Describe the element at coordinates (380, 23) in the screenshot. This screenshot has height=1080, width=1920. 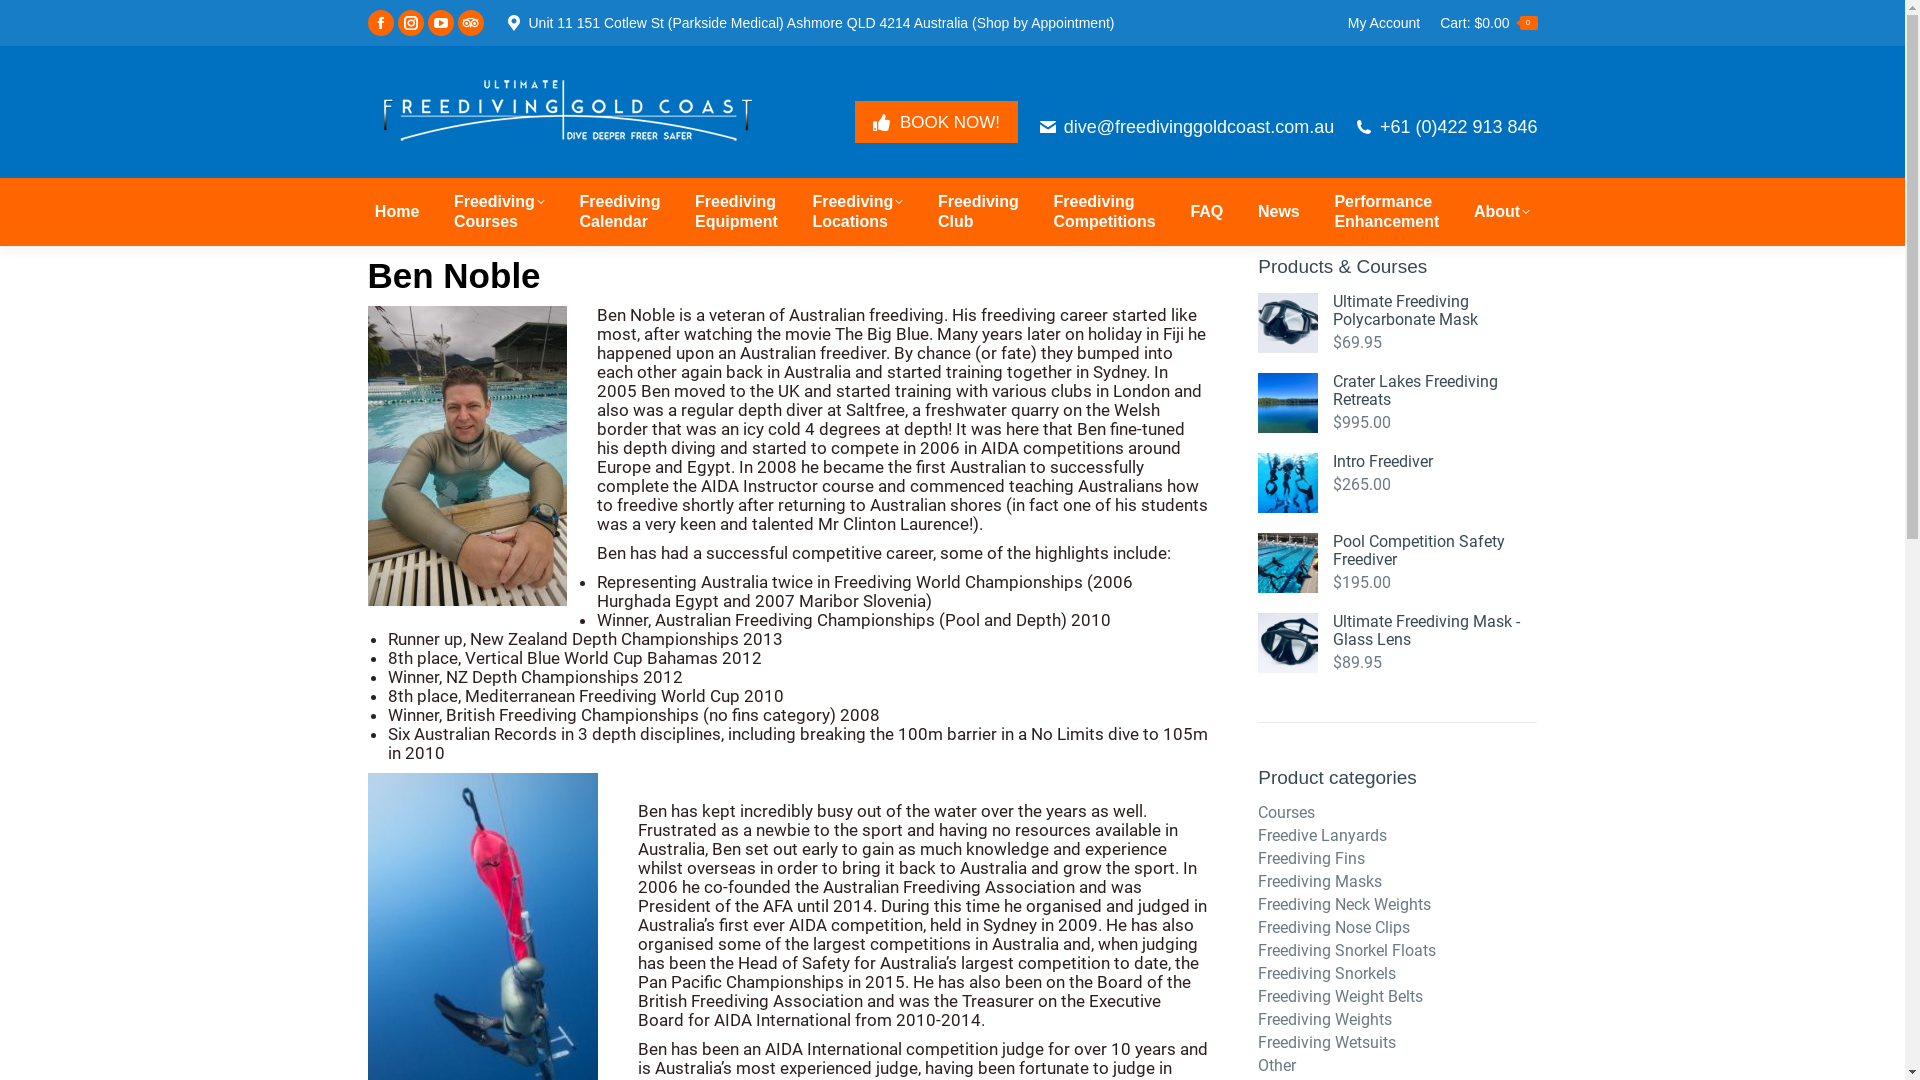
I see `'Facebook page opens in new window'` at that location.